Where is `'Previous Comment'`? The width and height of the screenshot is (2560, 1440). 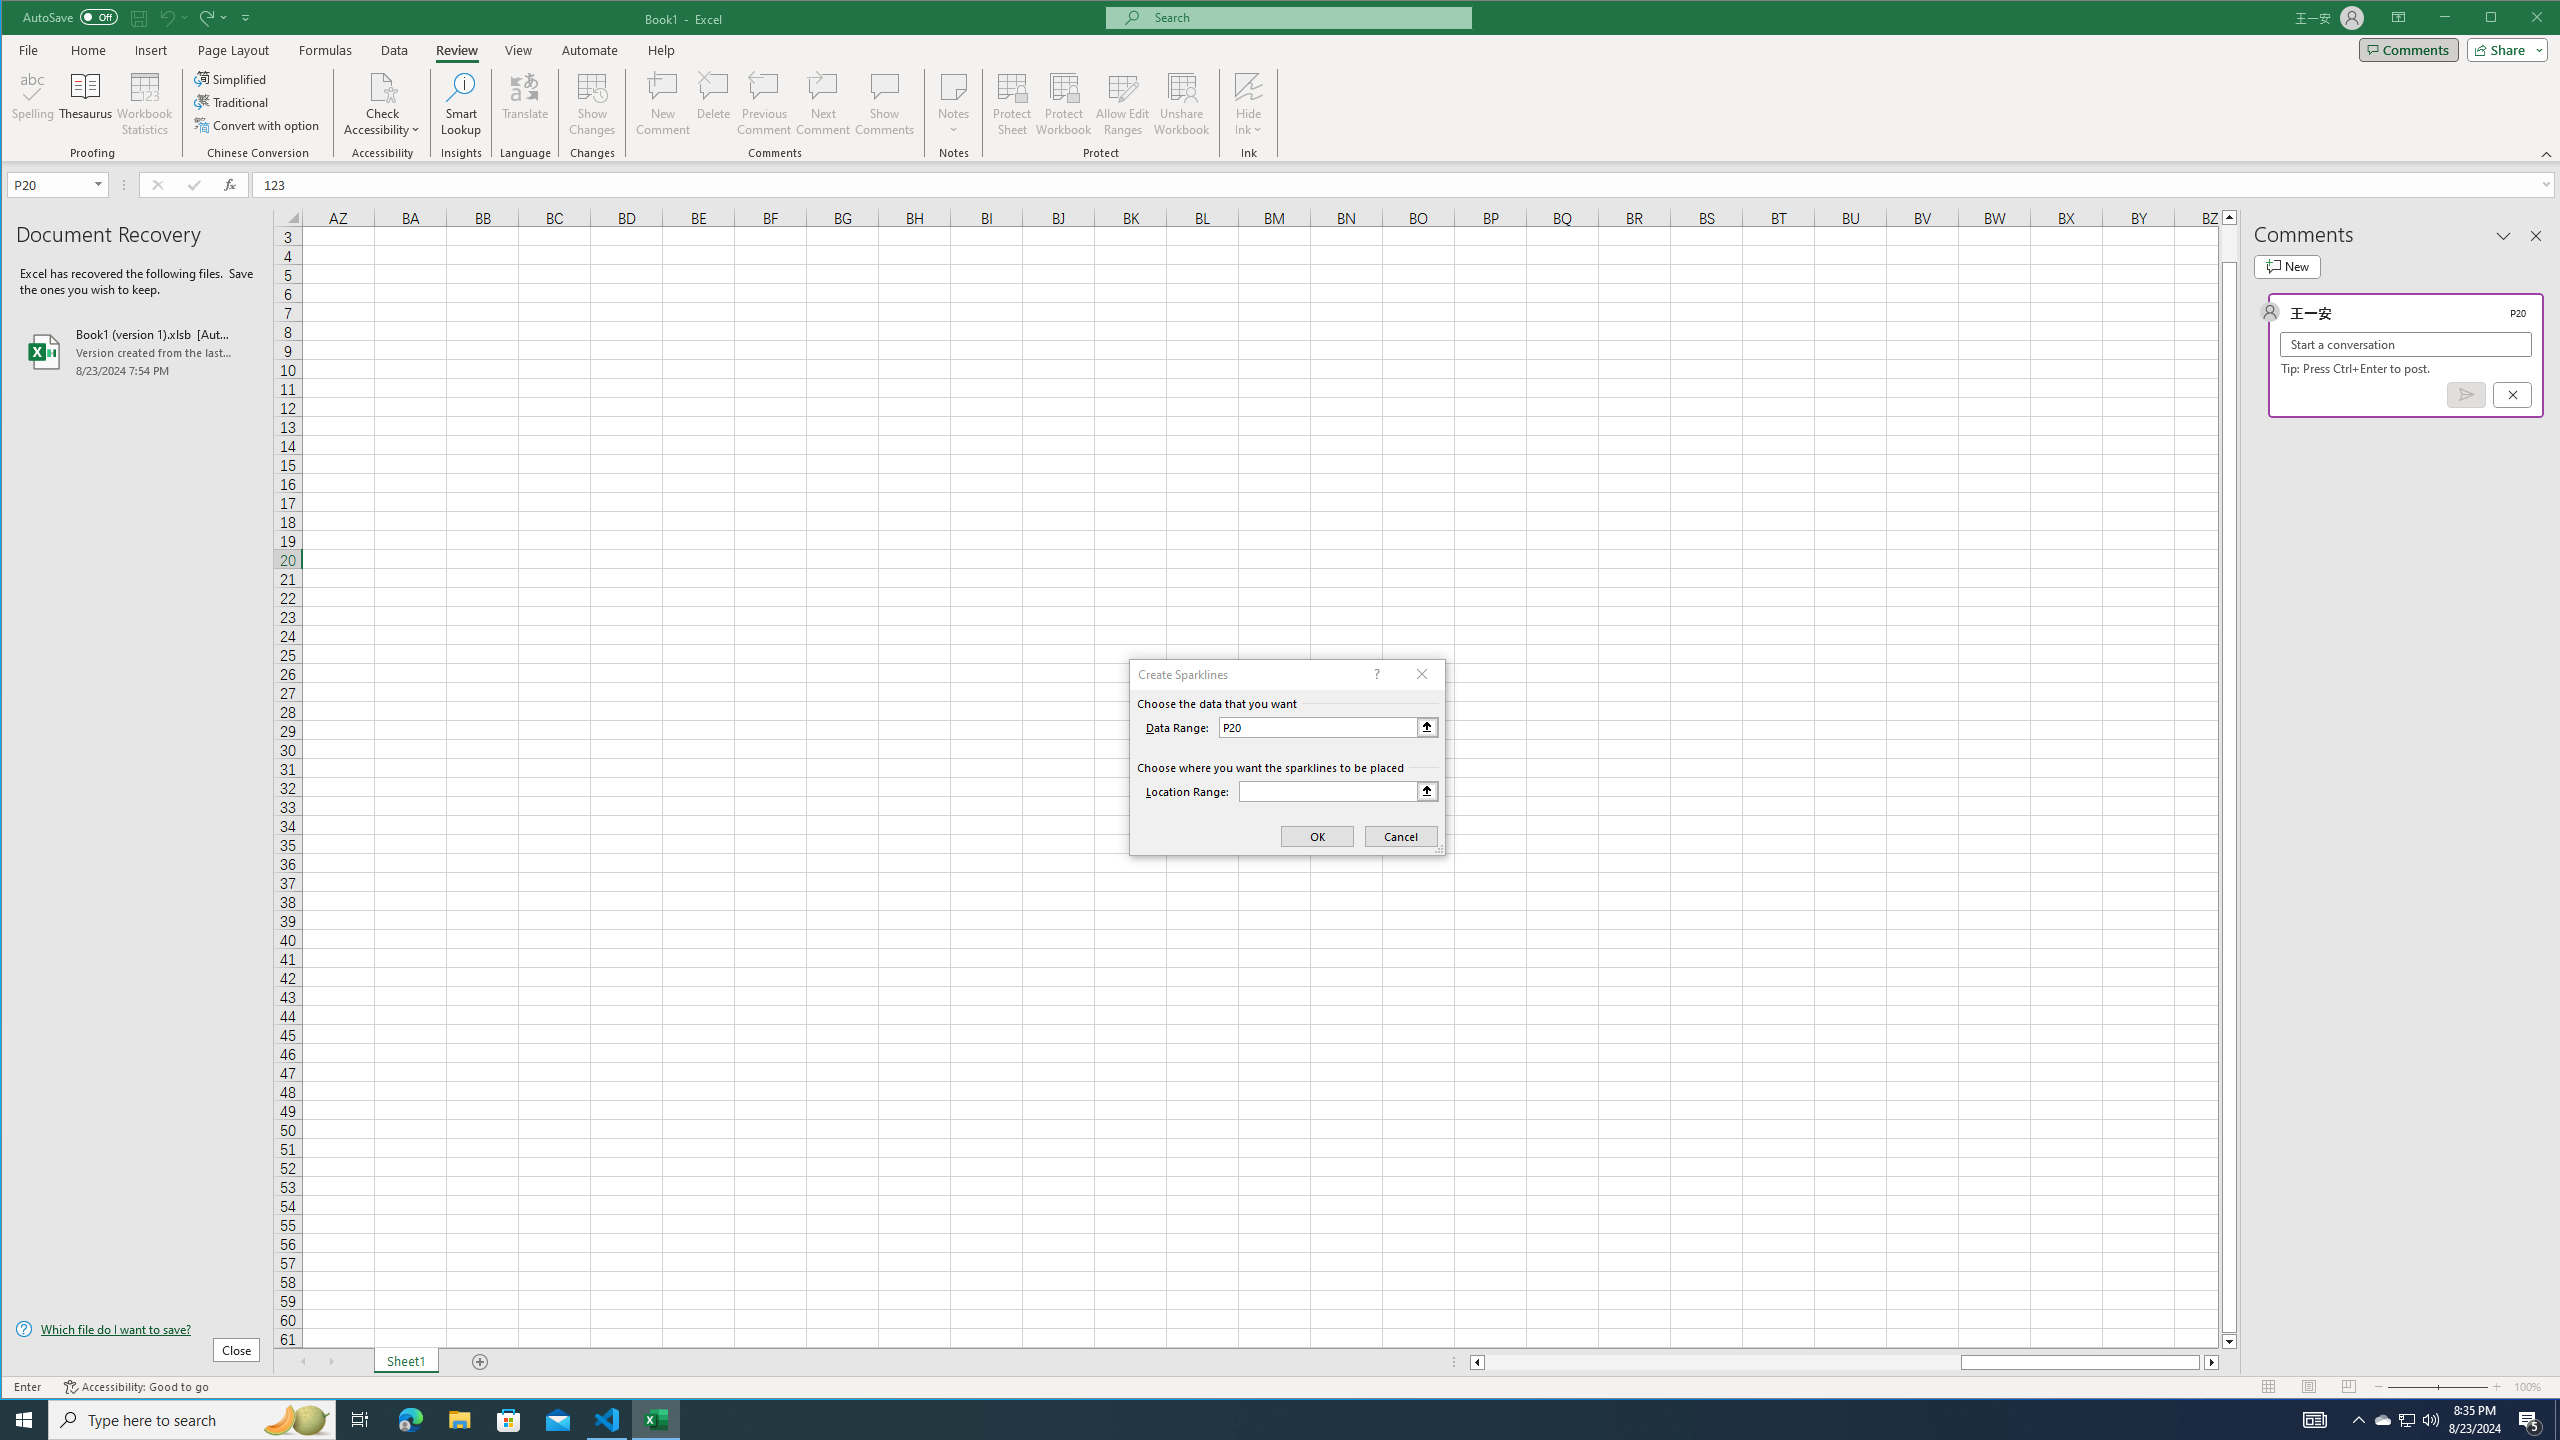
'Previous Comment' is located at coordinates (763, 103).